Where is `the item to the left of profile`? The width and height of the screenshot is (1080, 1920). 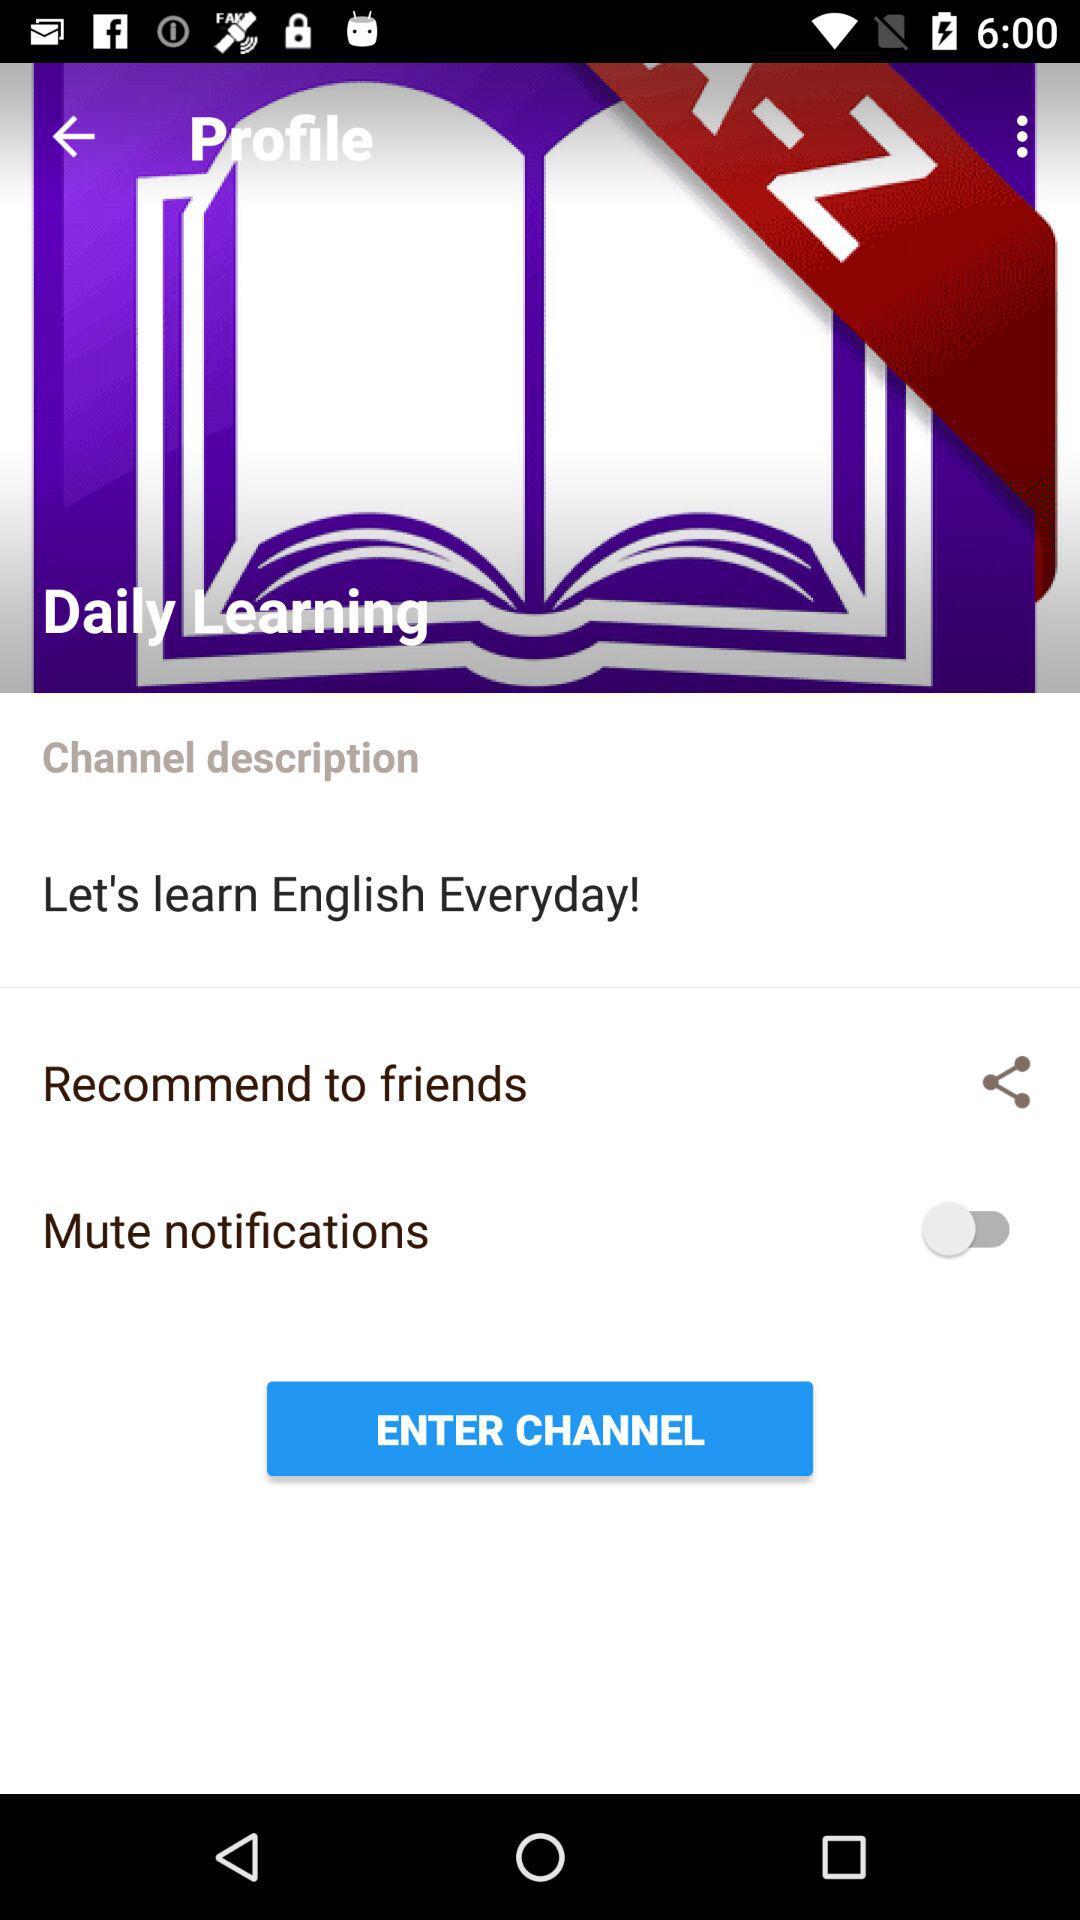
the item to the left of profile is located at coordinates (72, 135).